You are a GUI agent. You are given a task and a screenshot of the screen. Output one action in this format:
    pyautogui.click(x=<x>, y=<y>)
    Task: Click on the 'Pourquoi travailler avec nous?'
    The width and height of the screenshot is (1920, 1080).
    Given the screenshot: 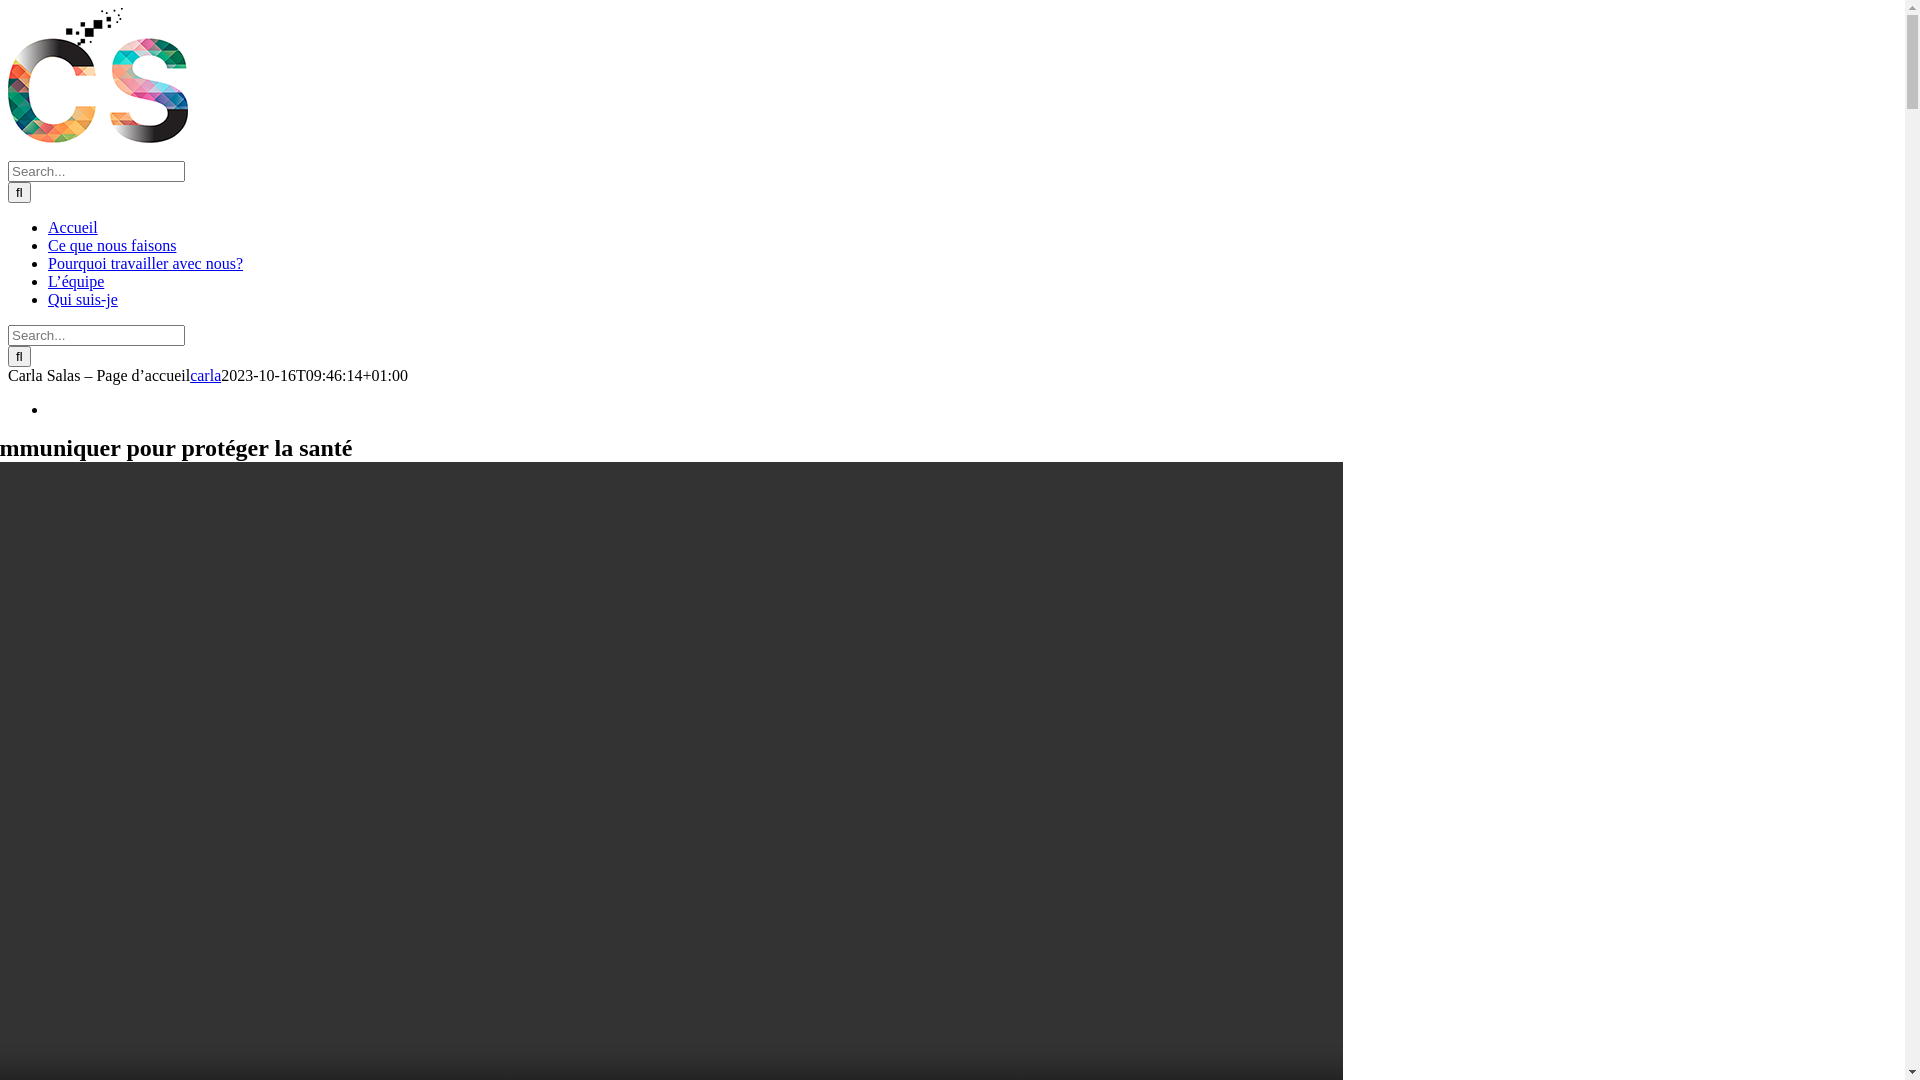 What is the action you would take?
    pyautogui.click(x=144, y=262)
    